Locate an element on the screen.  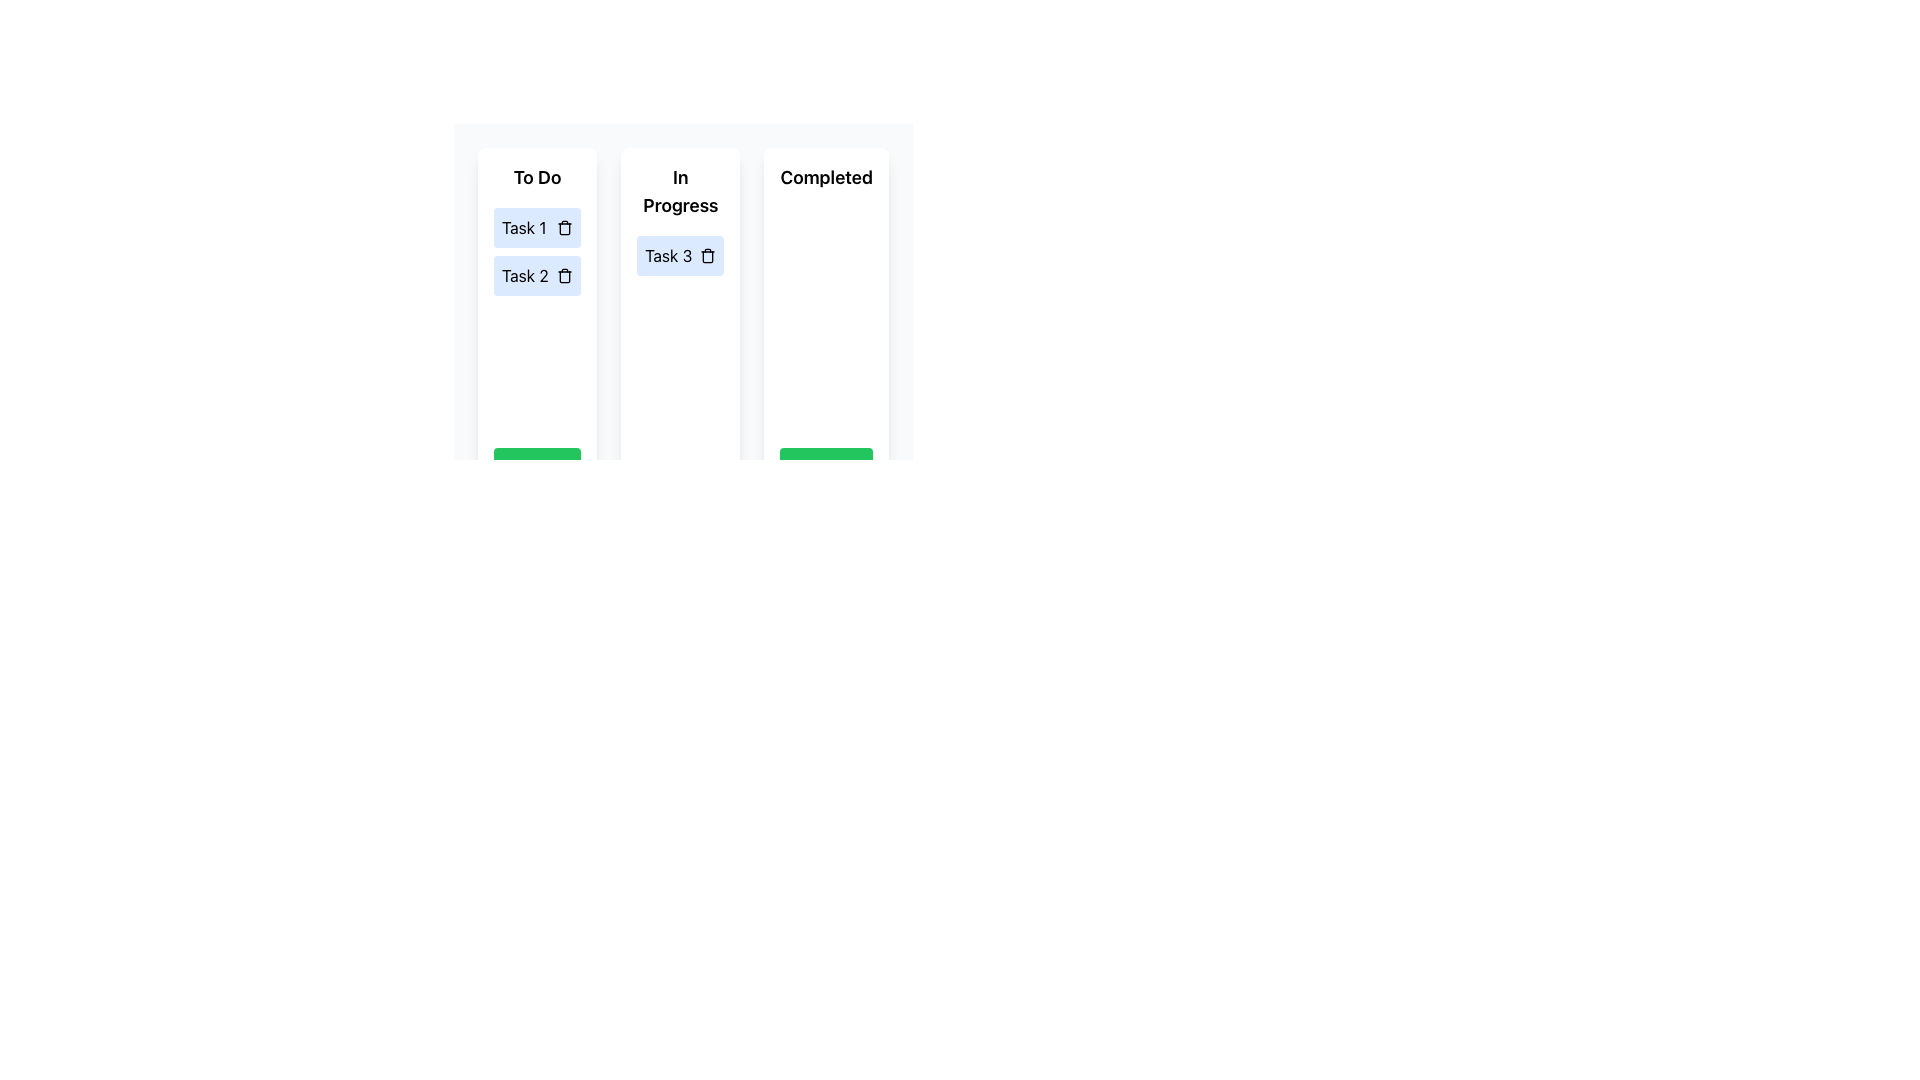
the delete icon button located to the right of 'Task 1' in the to-do list is located at coordinates (564, 226).